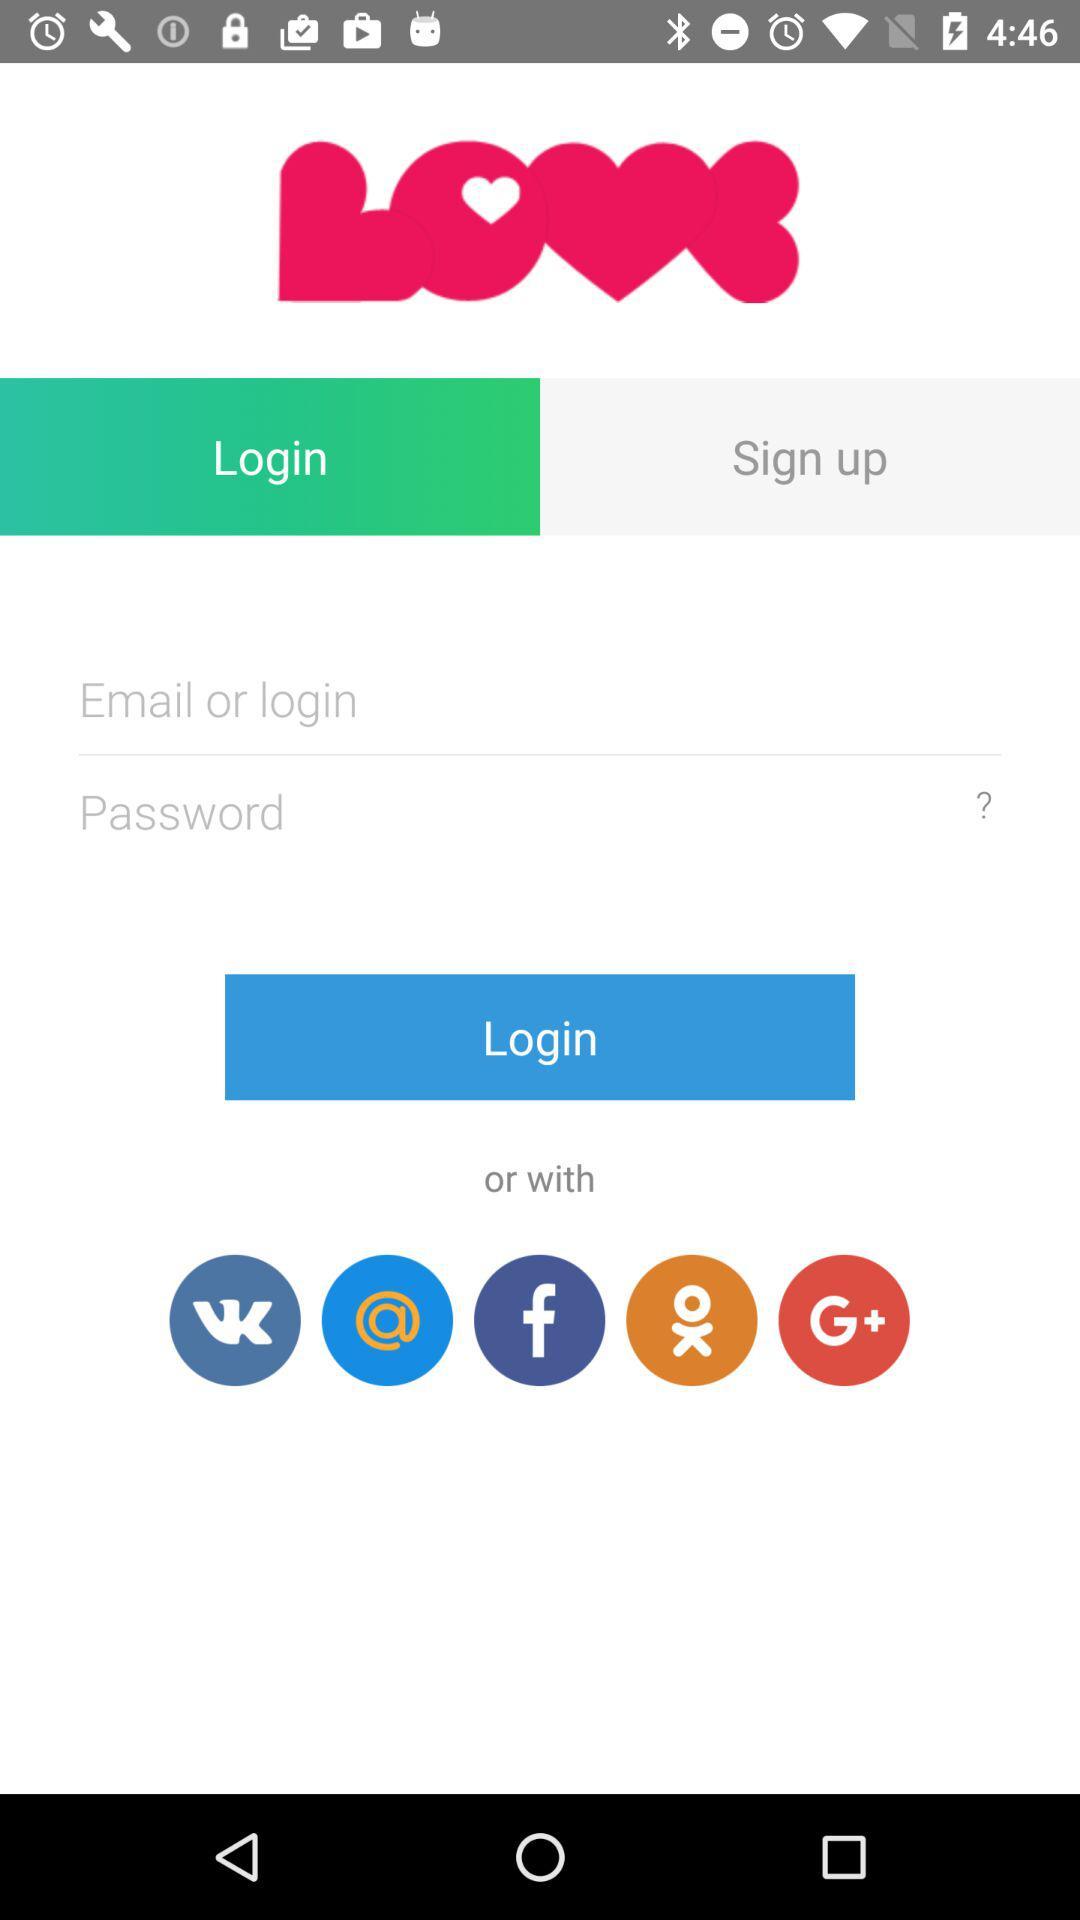 The width and height of the screenshot is (1080, 1920). Describe the element at coordinates (982, 804) in the screenshot. I see `?  item` at that location.